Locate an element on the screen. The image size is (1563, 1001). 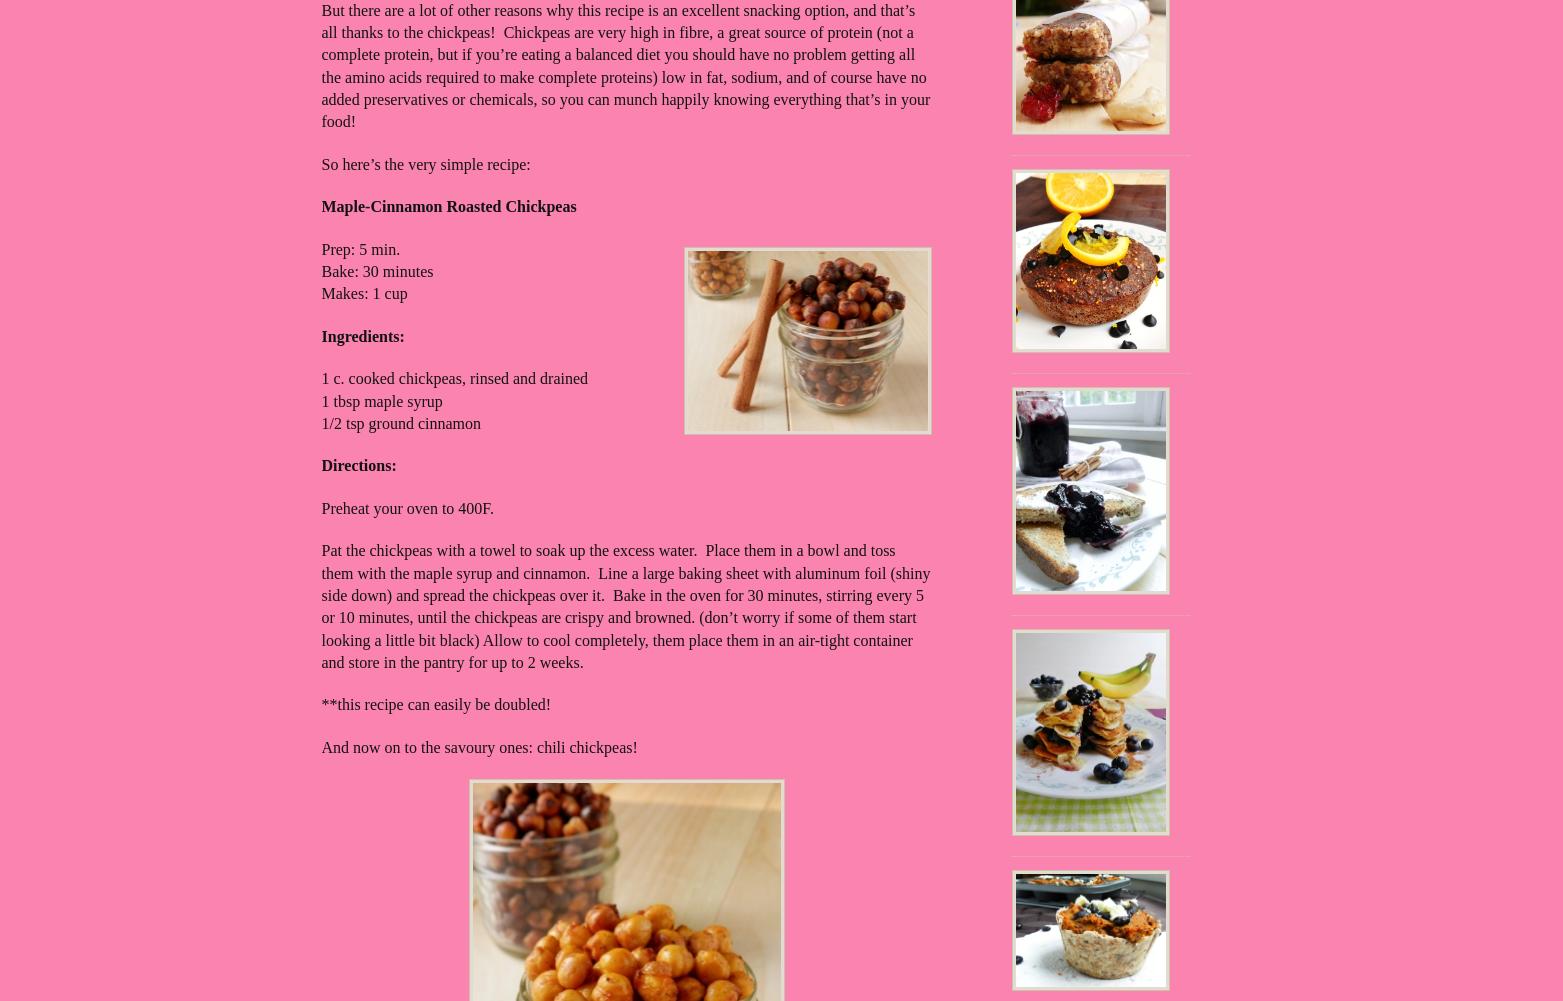
'1/2 tsp ground cinnamon' is located at coordinates (401, 421).